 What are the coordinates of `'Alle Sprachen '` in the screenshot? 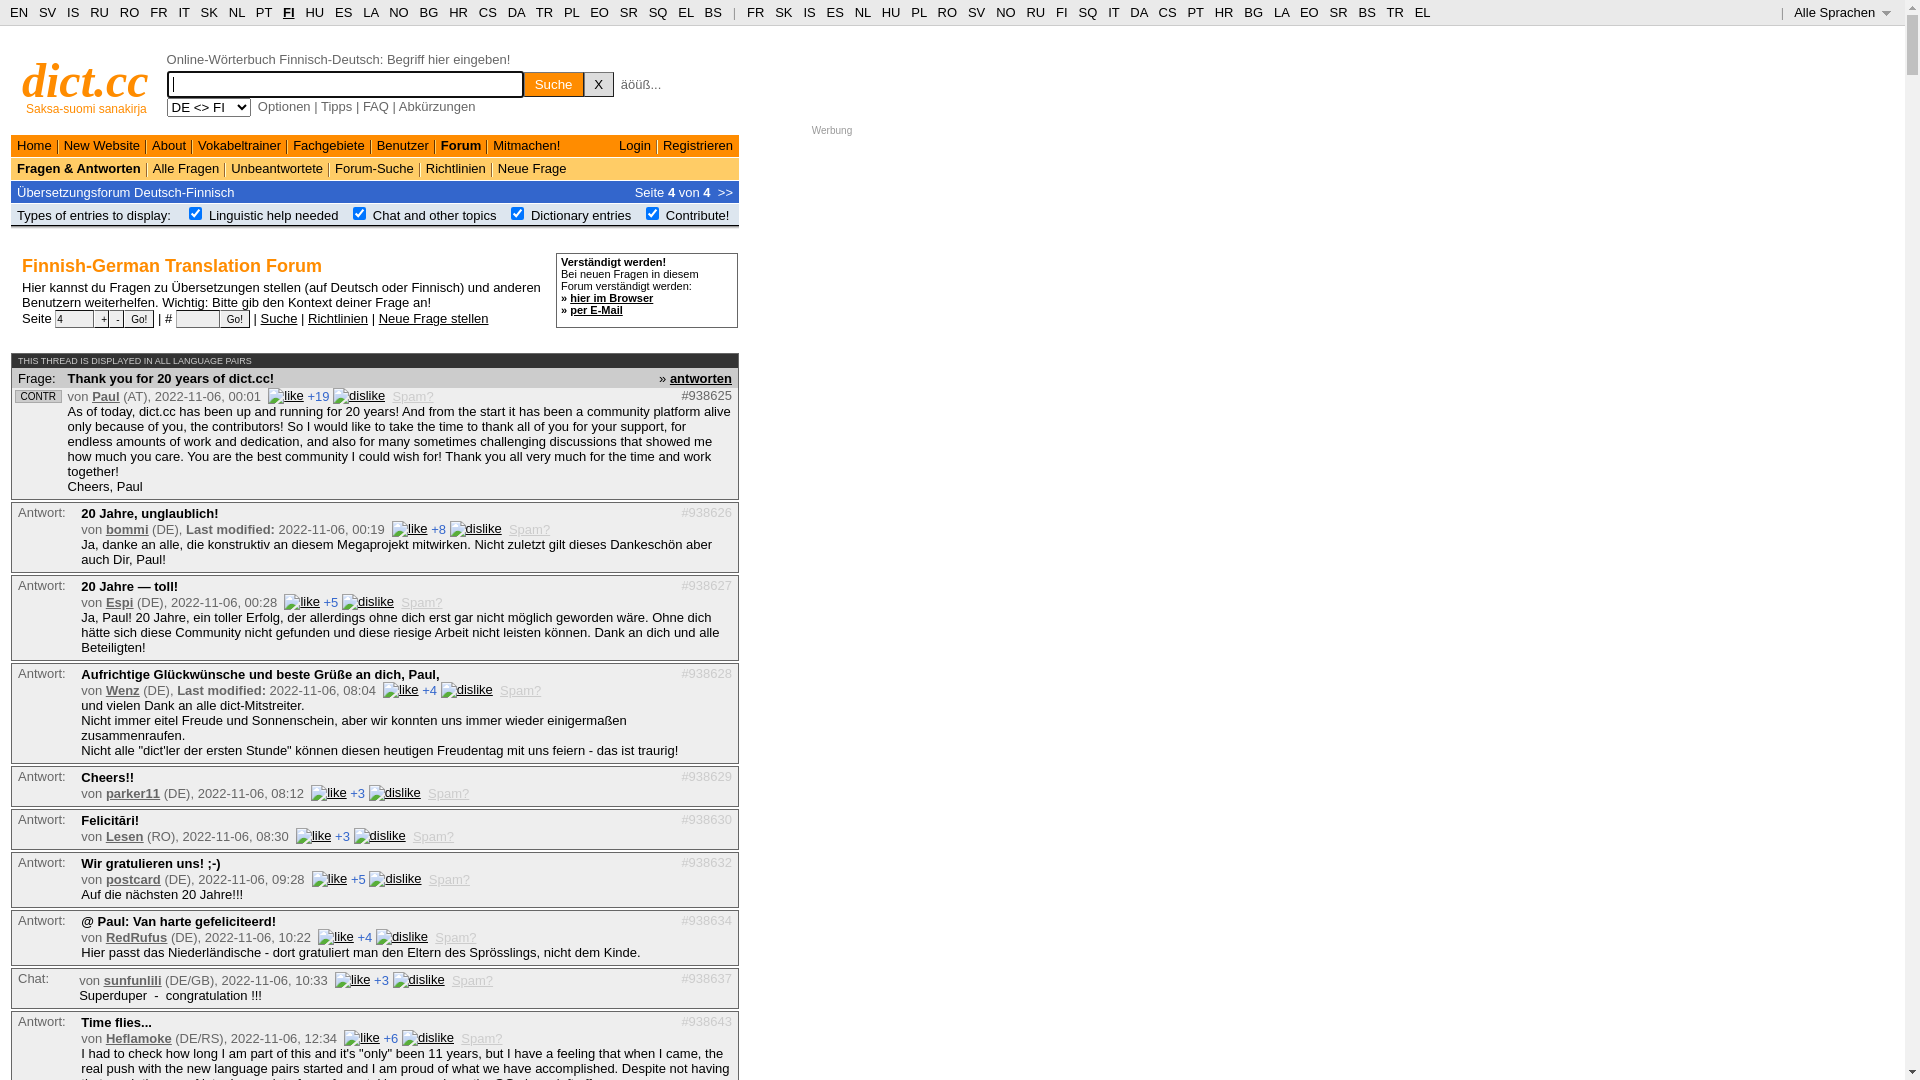 It's located at (1841, 12).